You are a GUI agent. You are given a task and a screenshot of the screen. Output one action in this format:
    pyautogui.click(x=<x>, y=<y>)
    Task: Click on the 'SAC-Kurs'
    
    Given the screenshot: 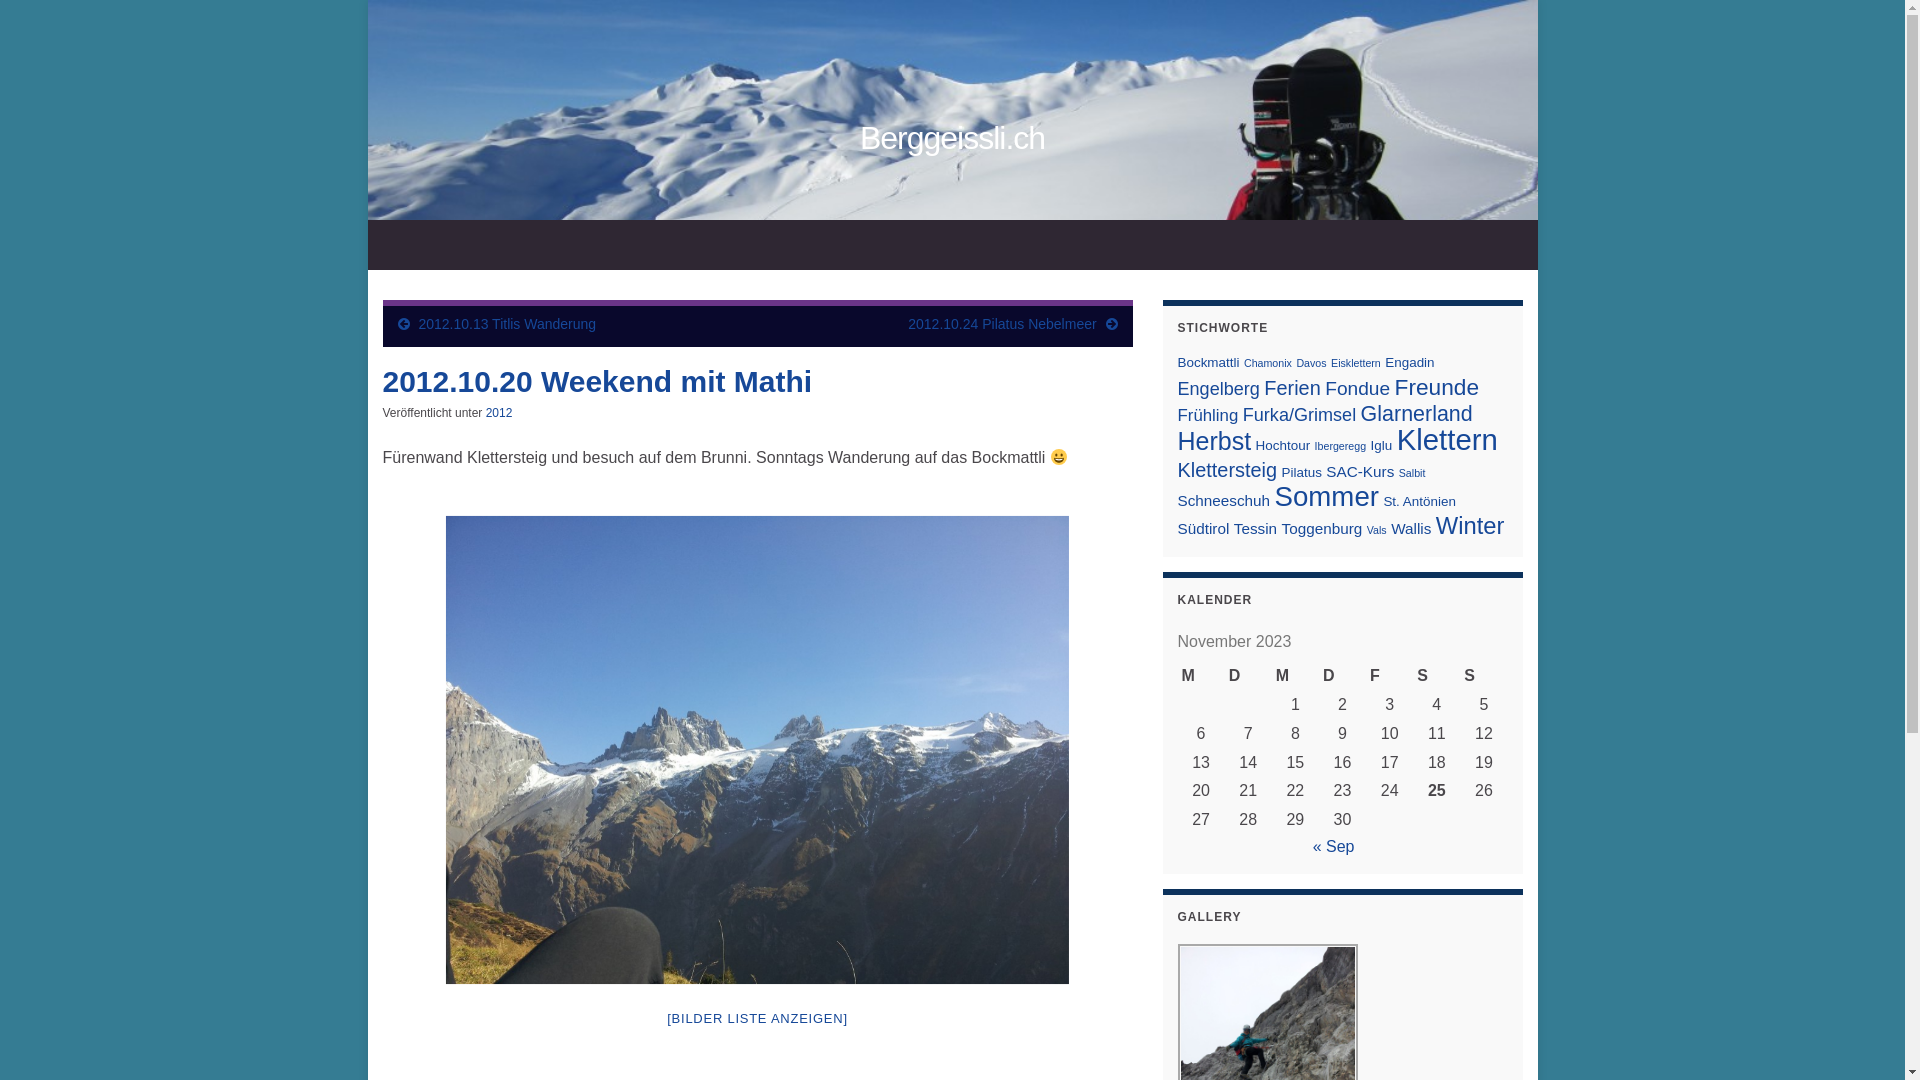 What is the action you would take?
    pyautogui.click(x=1359, y=471)
    